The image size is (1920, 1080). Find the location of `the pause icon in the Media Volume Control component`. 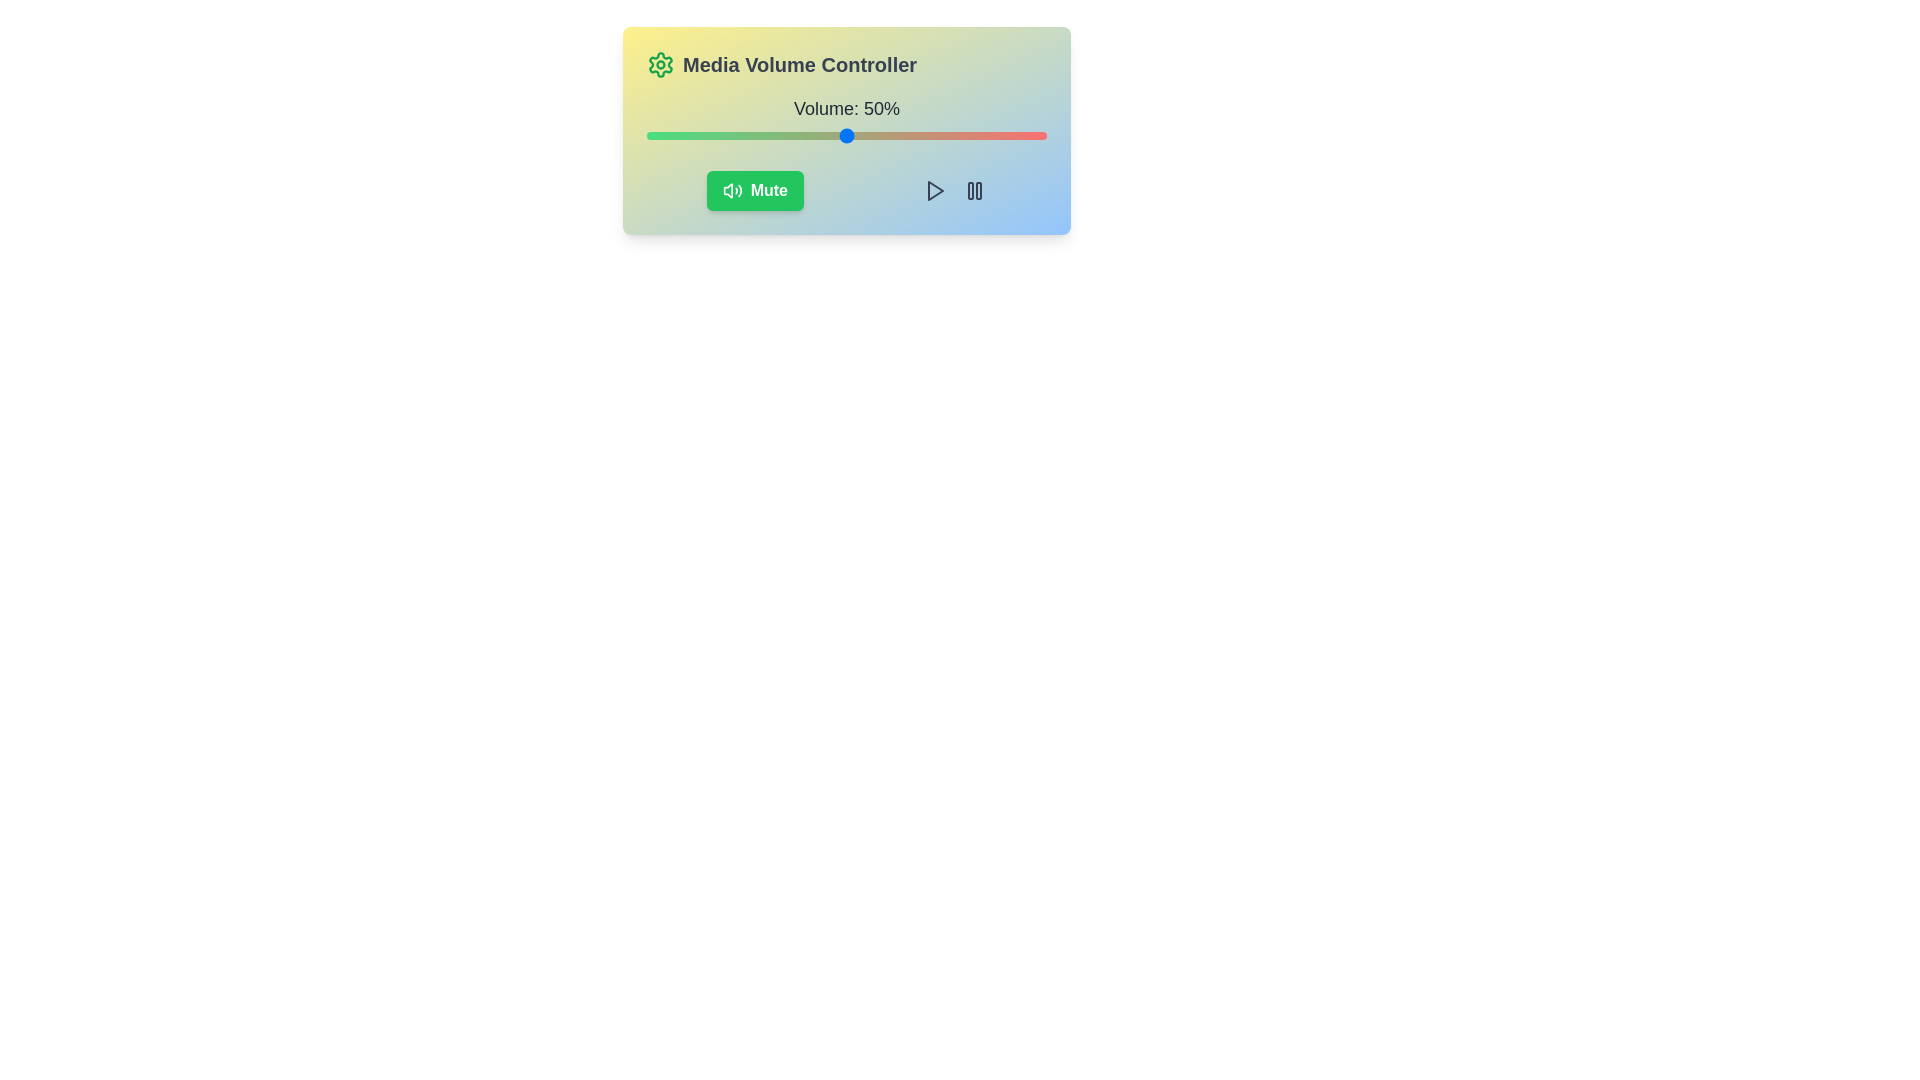

the pause icon in the Media Volume Control component is located at coordinates (975, 191).